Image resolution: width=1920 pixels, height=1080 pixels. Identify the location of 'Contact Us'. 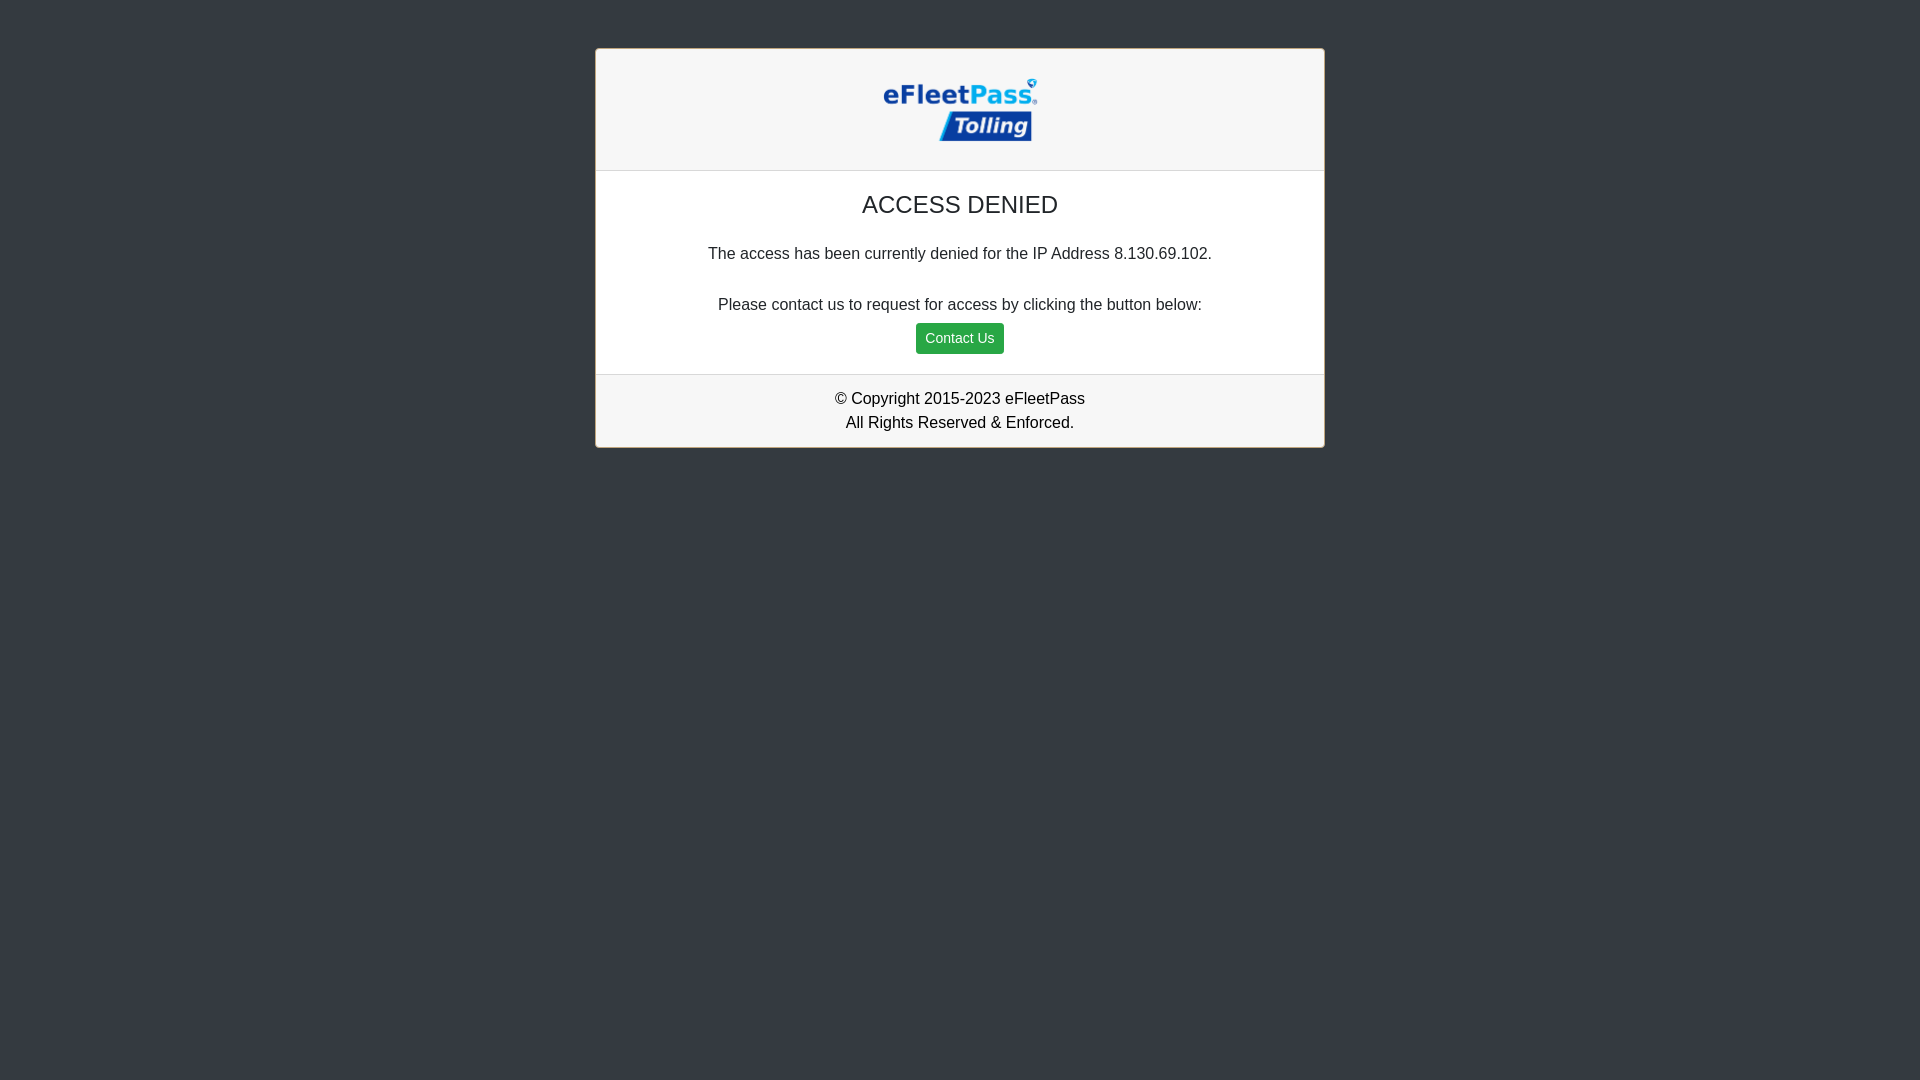
(915, 337).